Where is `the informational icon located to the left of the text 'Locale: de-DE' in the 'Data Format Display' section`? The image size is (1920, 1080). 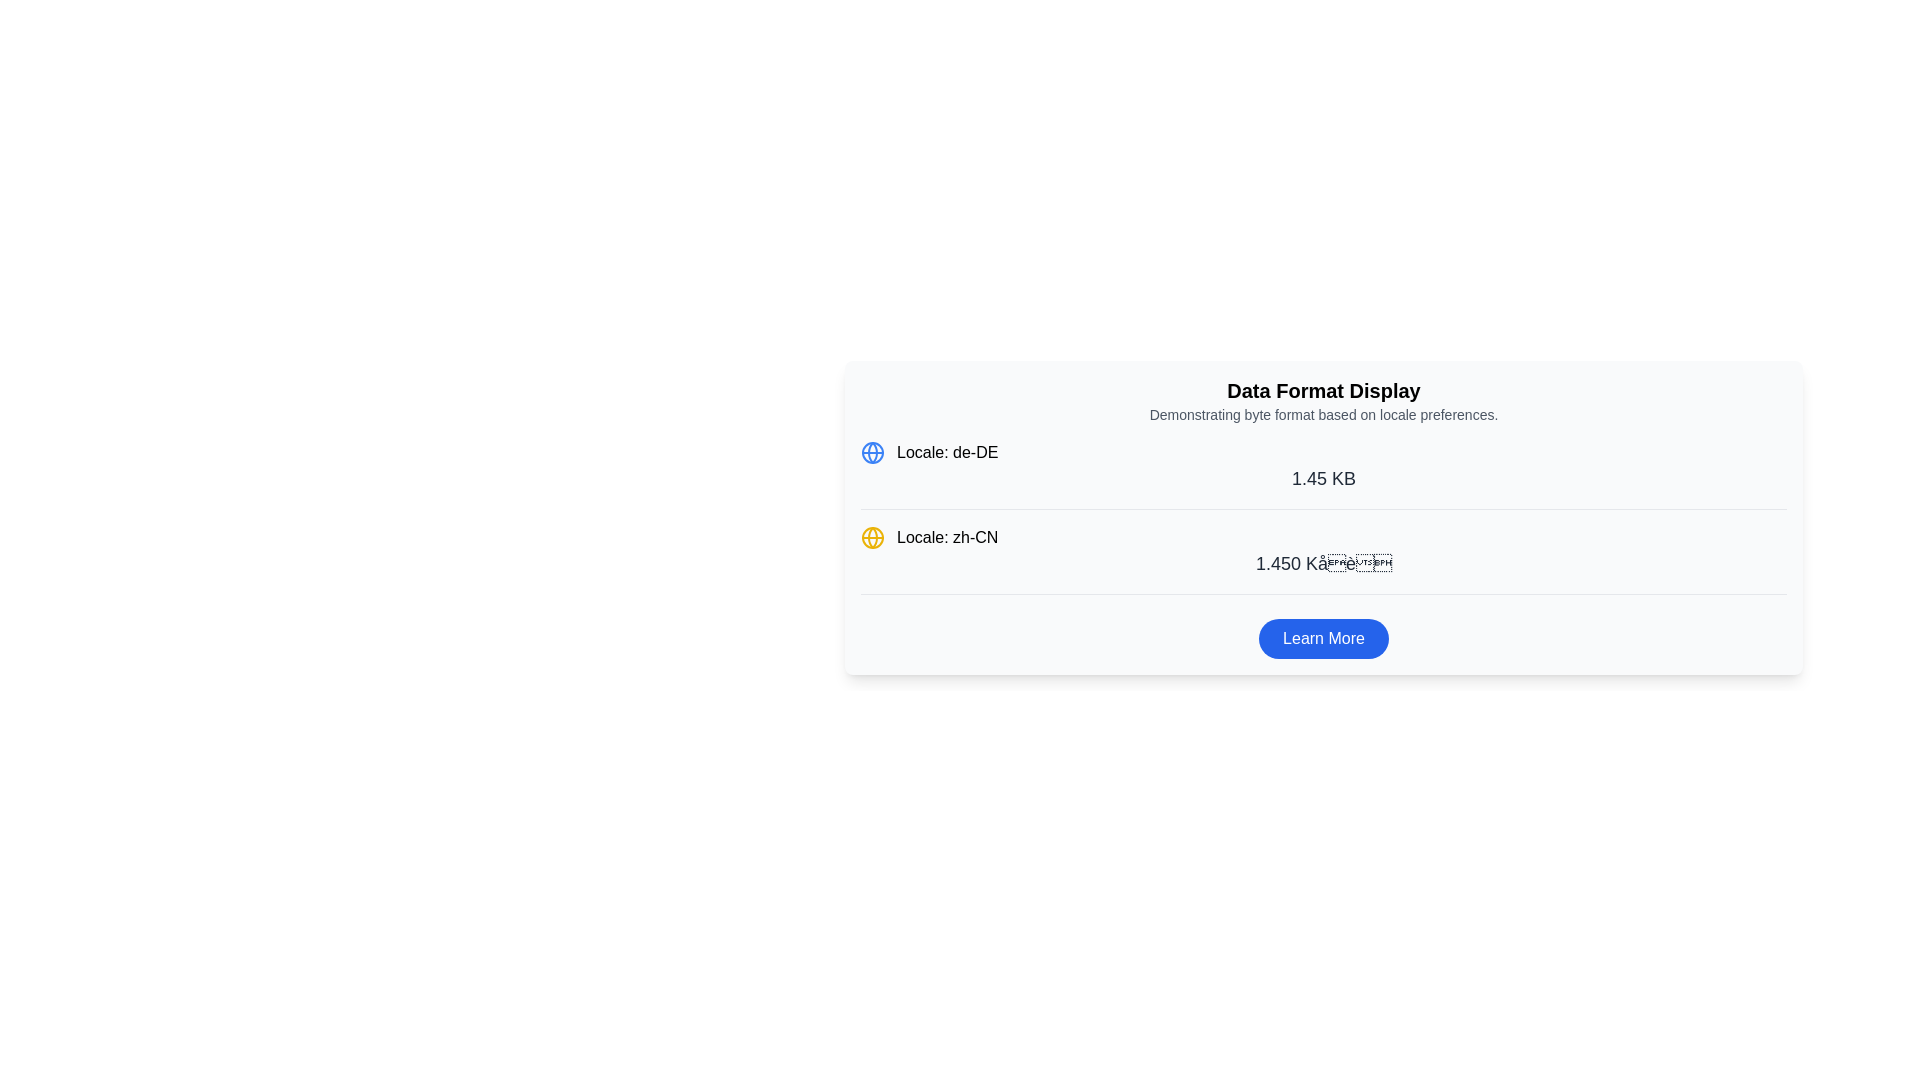 the informational icon located to the left of the text 'Locale: de-DE' in the 'Data Format Display' section is located at coordinates (873, 452).